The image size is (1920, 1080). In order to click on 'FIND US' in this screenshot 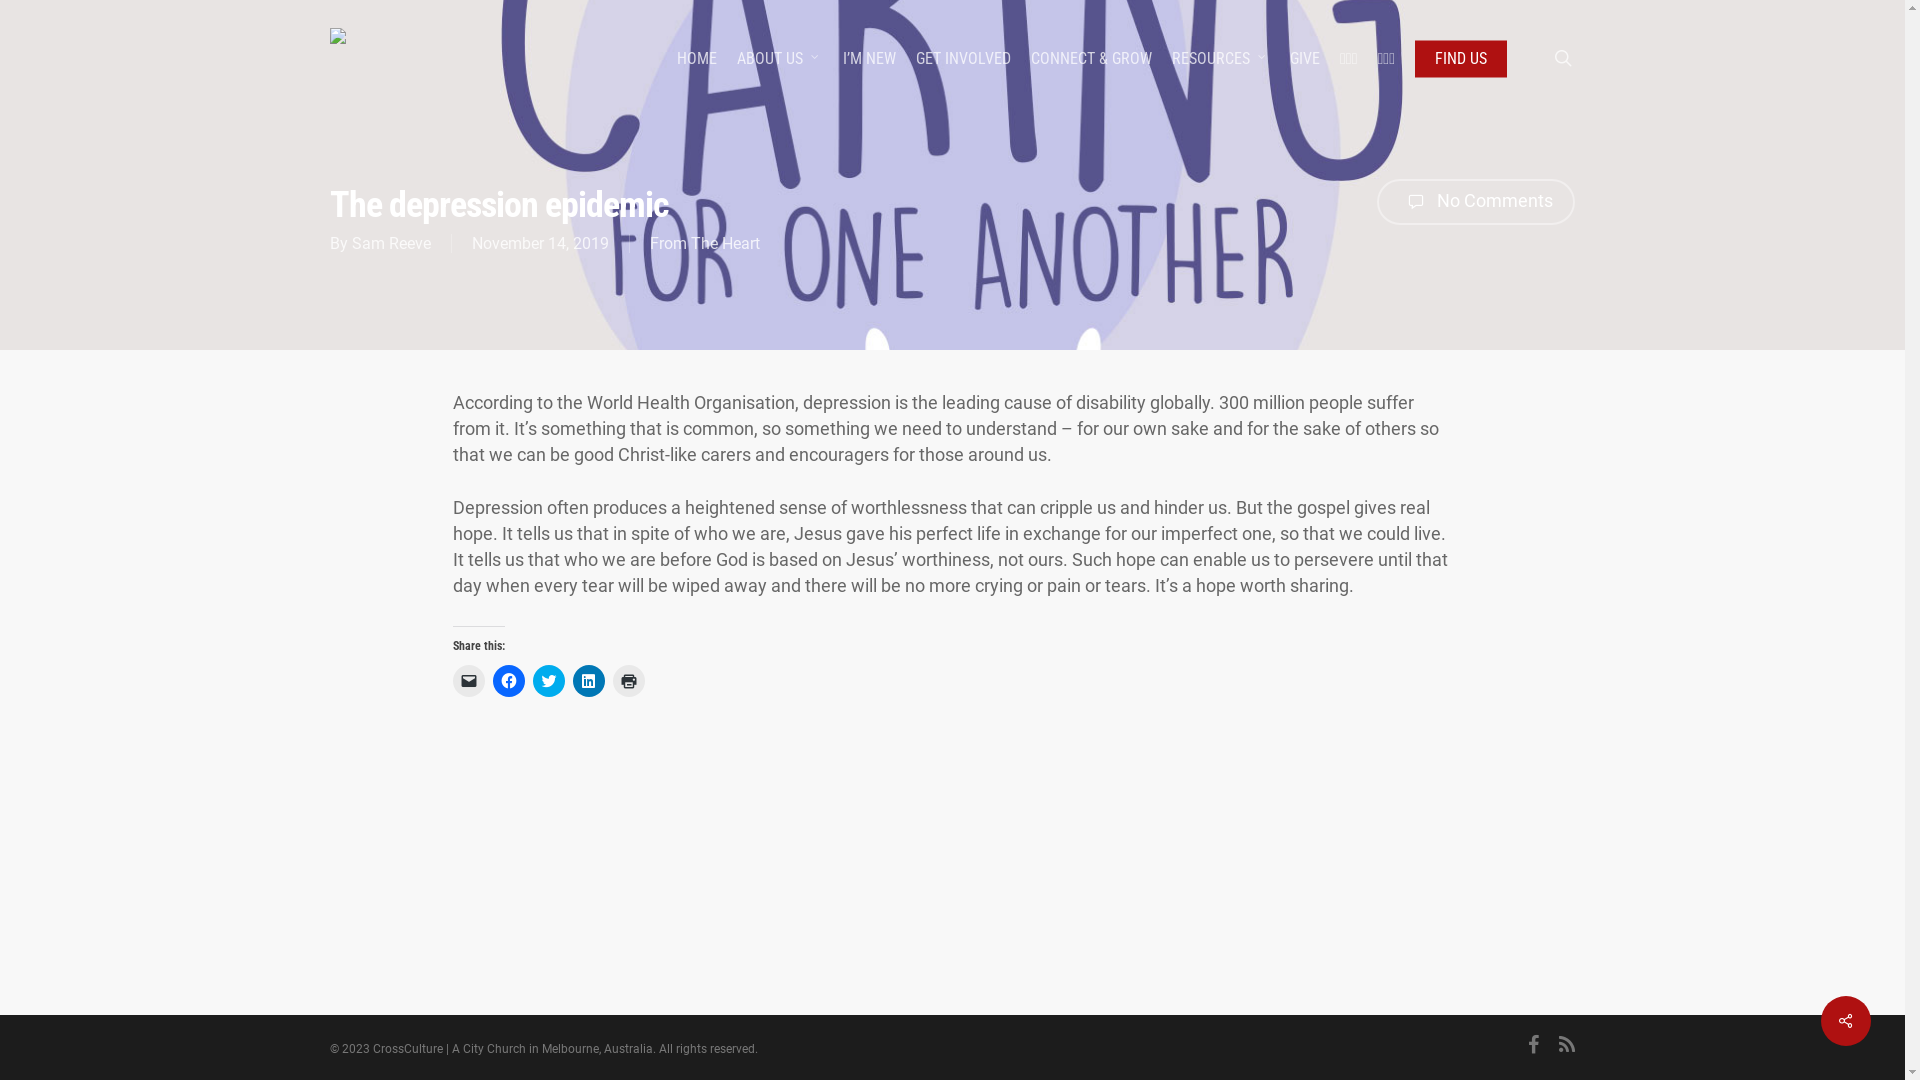, I will do `click(1414, 56)`.